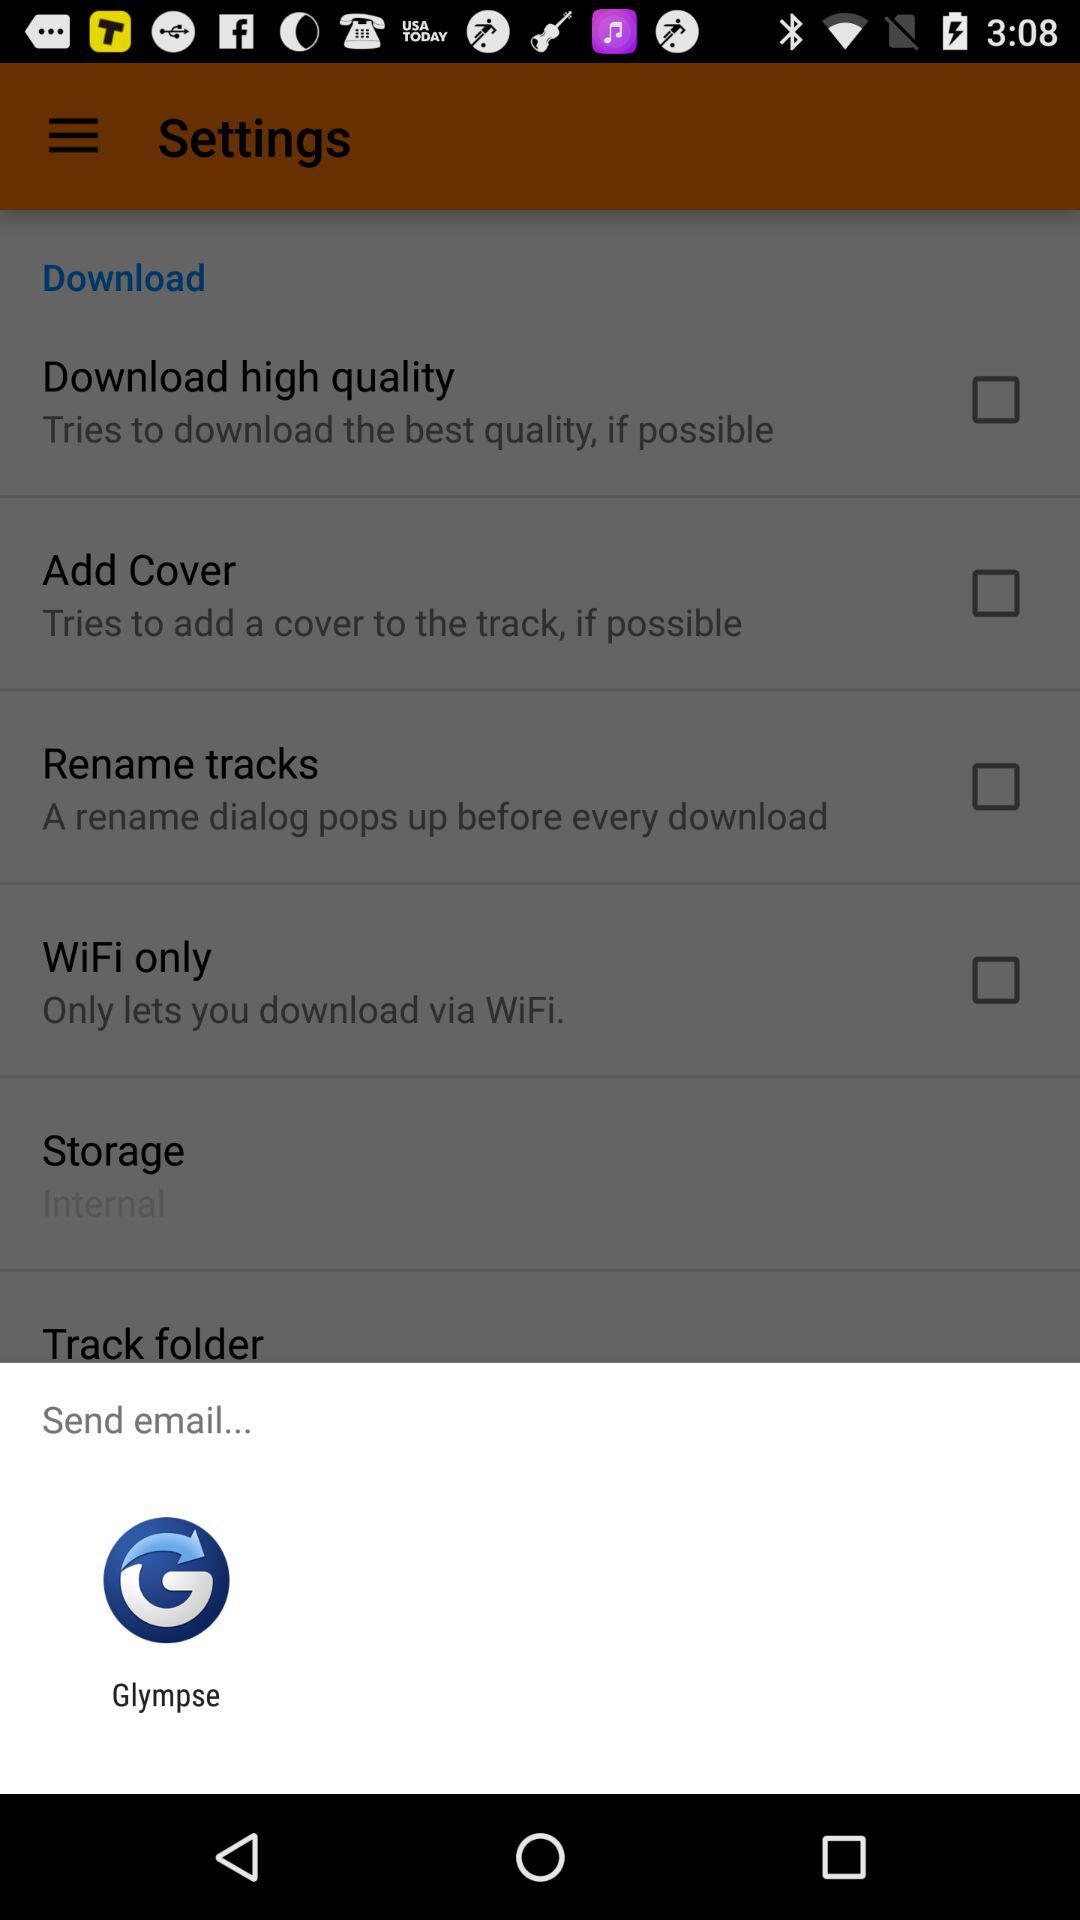 The width and height of the screenshot is (1080, 1920). I want to click on the glympse icon, so click(165, 1711).